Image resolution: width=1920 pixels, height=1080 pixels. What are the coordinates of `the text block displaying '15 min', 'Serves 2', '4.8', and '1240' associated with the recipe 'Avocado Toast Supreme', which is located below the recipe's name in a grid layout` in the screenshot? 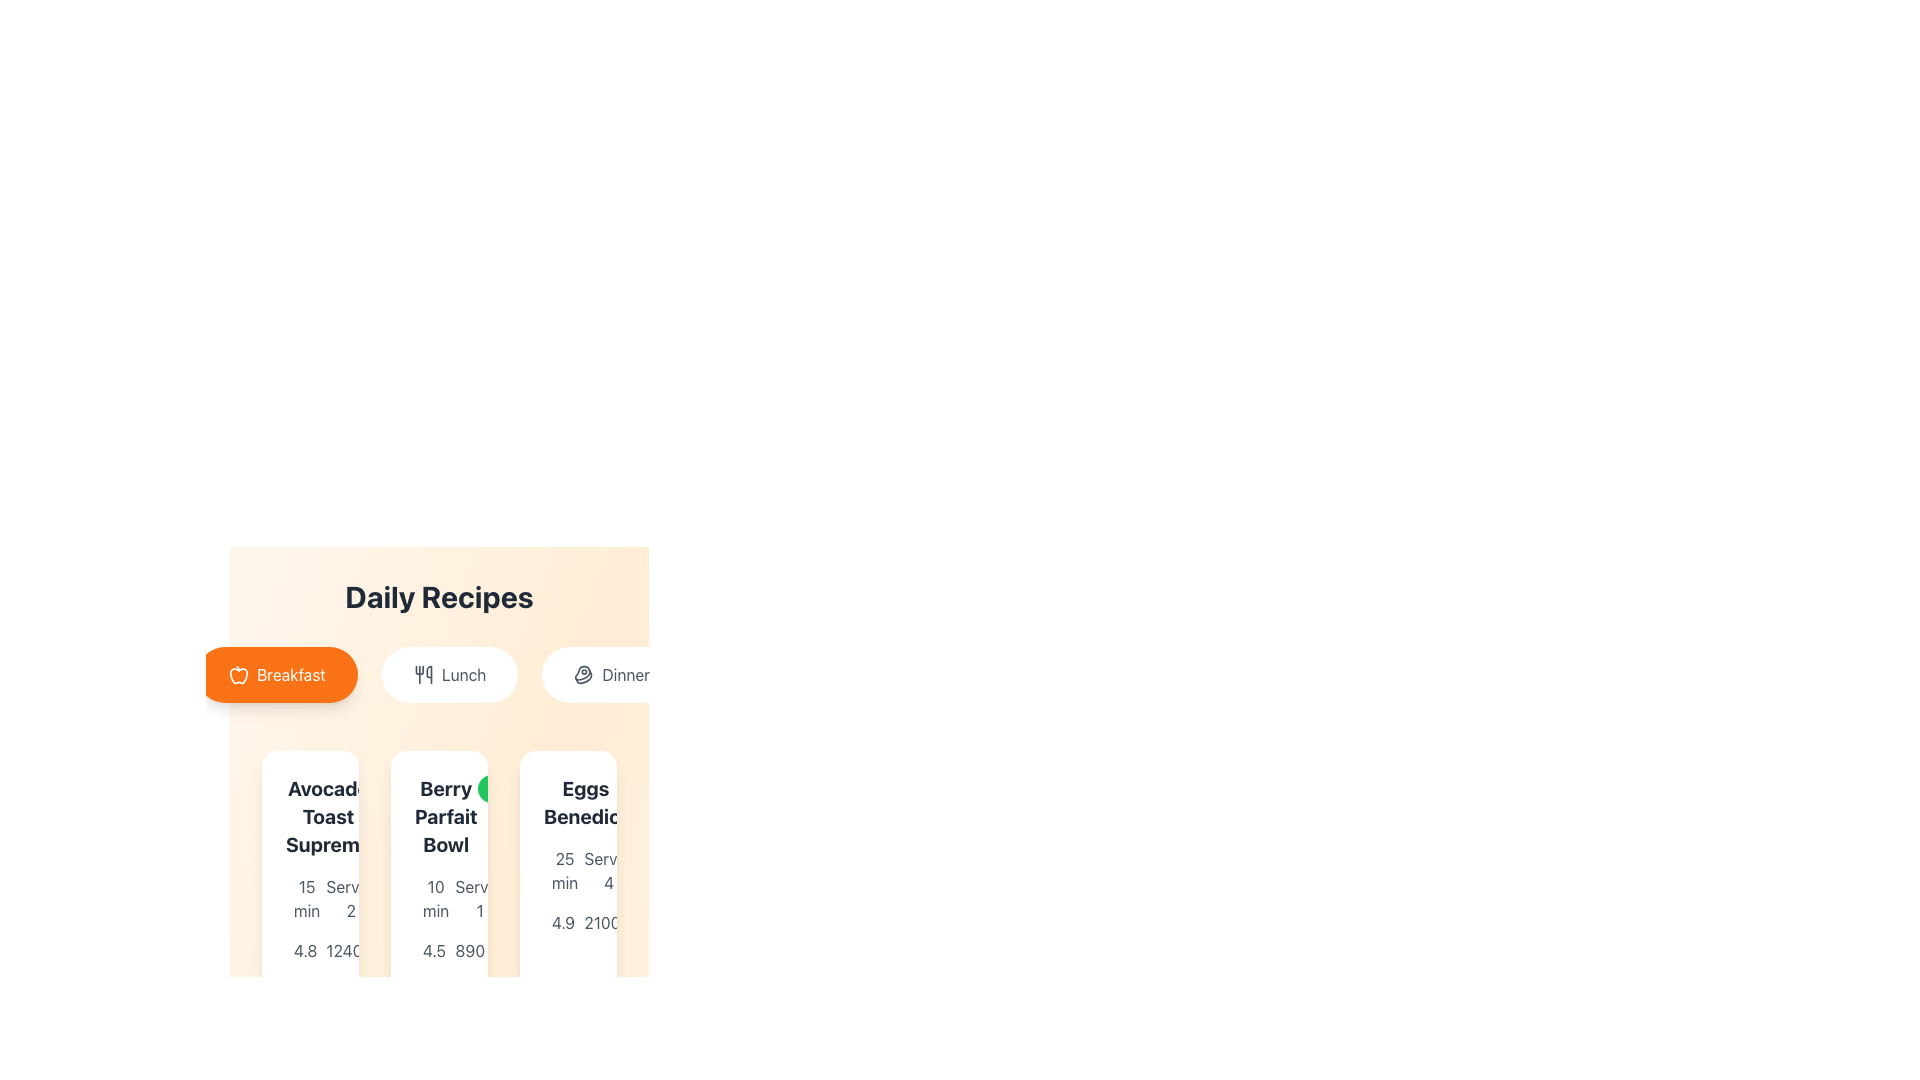 It's located at (309, 918).